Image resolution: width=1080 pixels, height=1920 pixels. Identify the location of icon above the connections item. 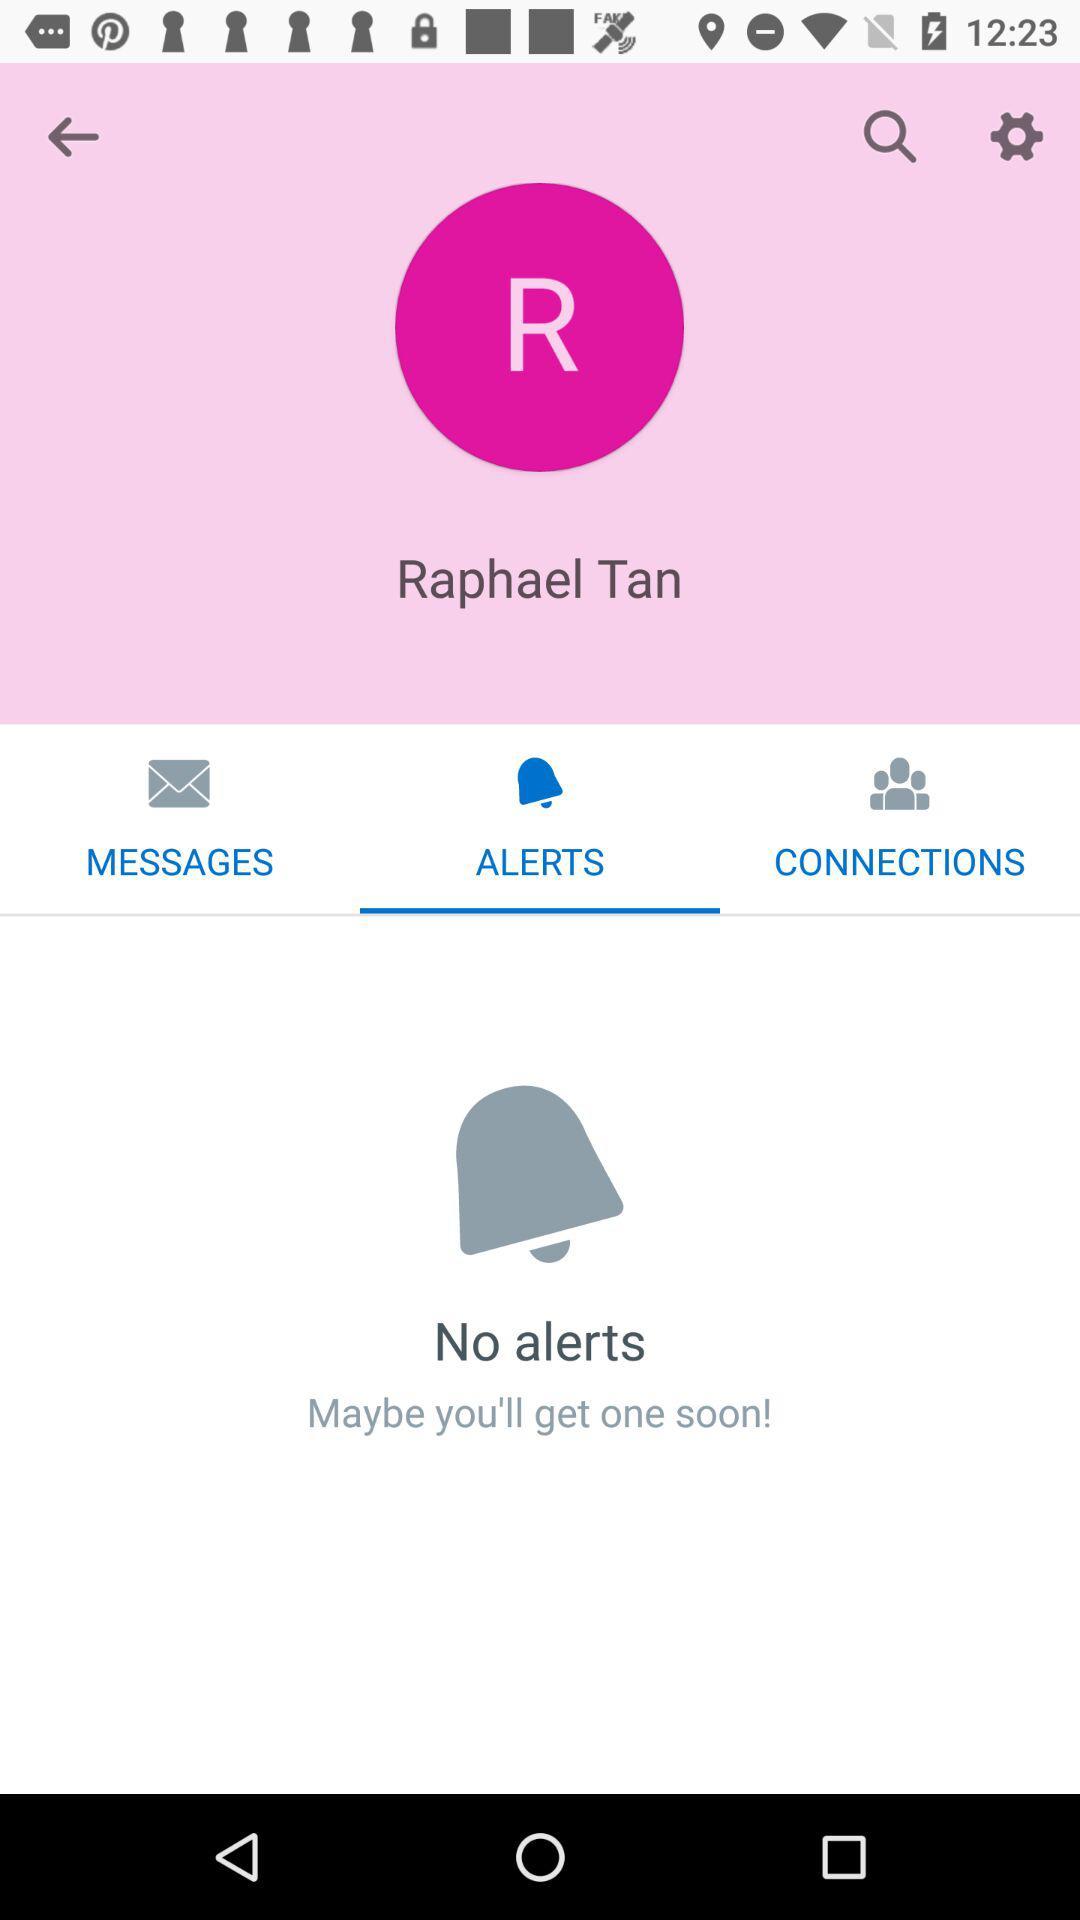
(1017, 135).